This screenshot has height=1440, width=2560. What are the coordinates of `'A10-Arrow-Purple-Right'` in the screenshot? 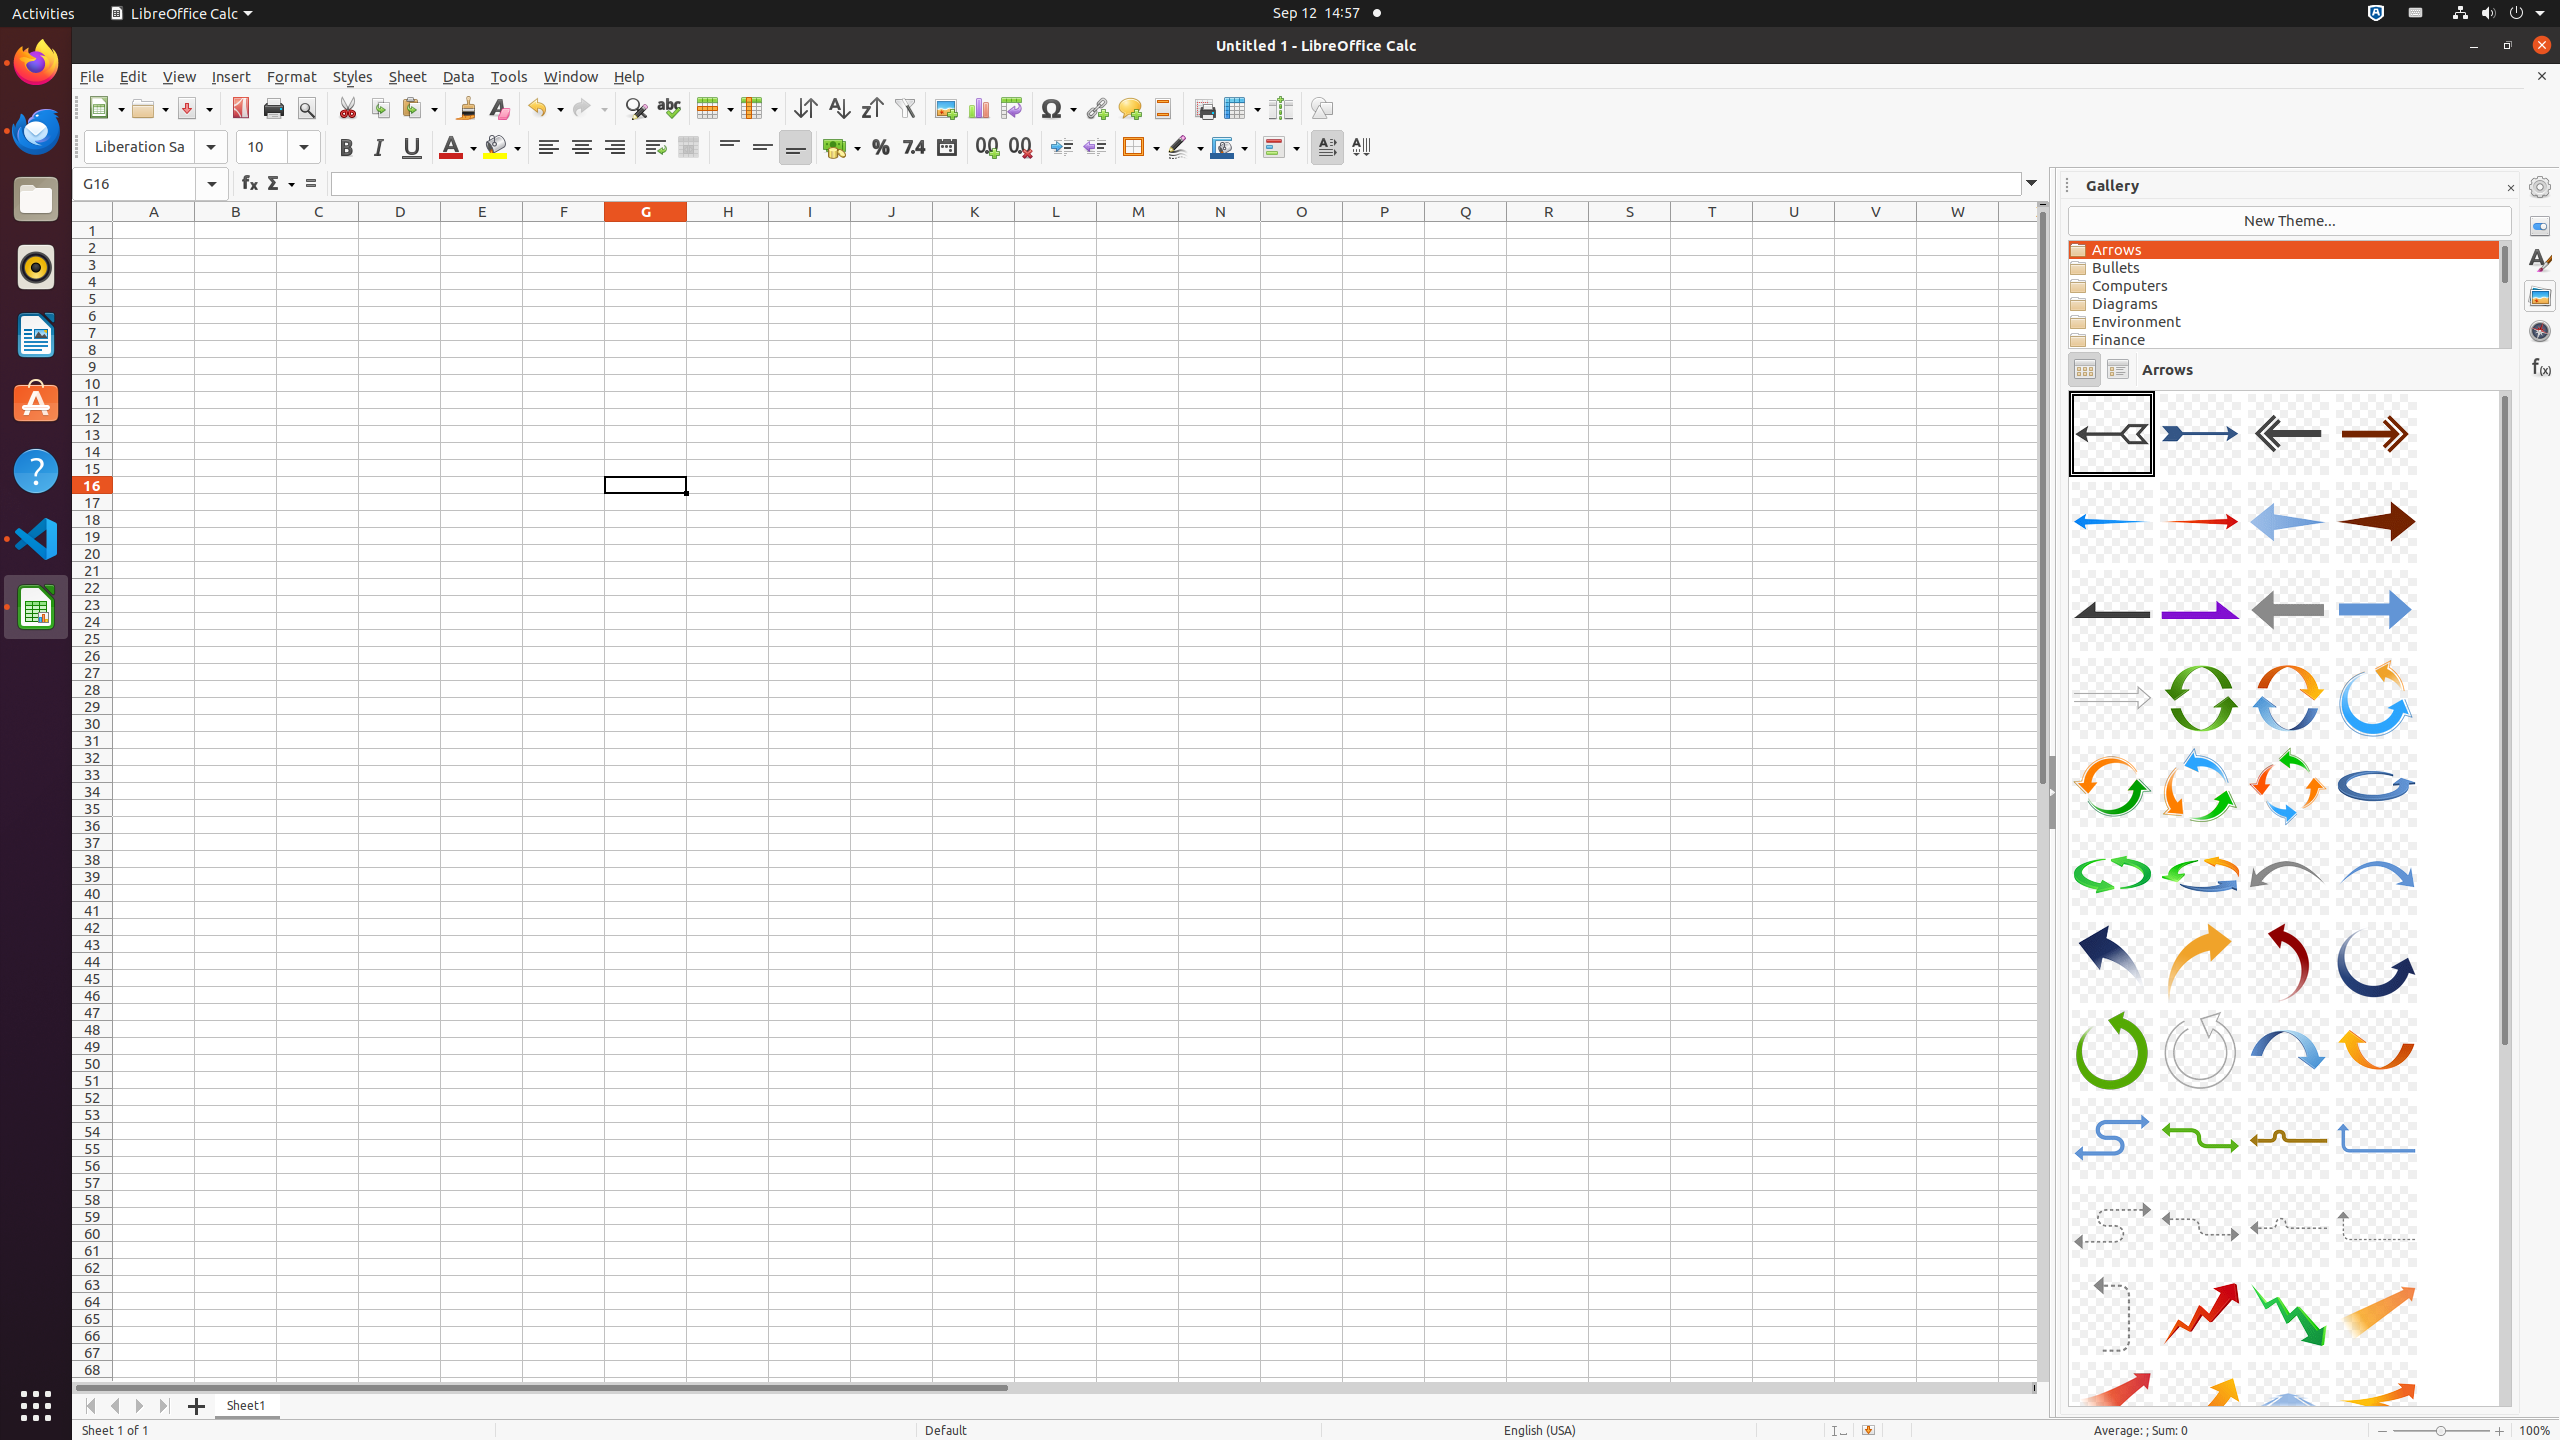 It's located at (2200, 608).